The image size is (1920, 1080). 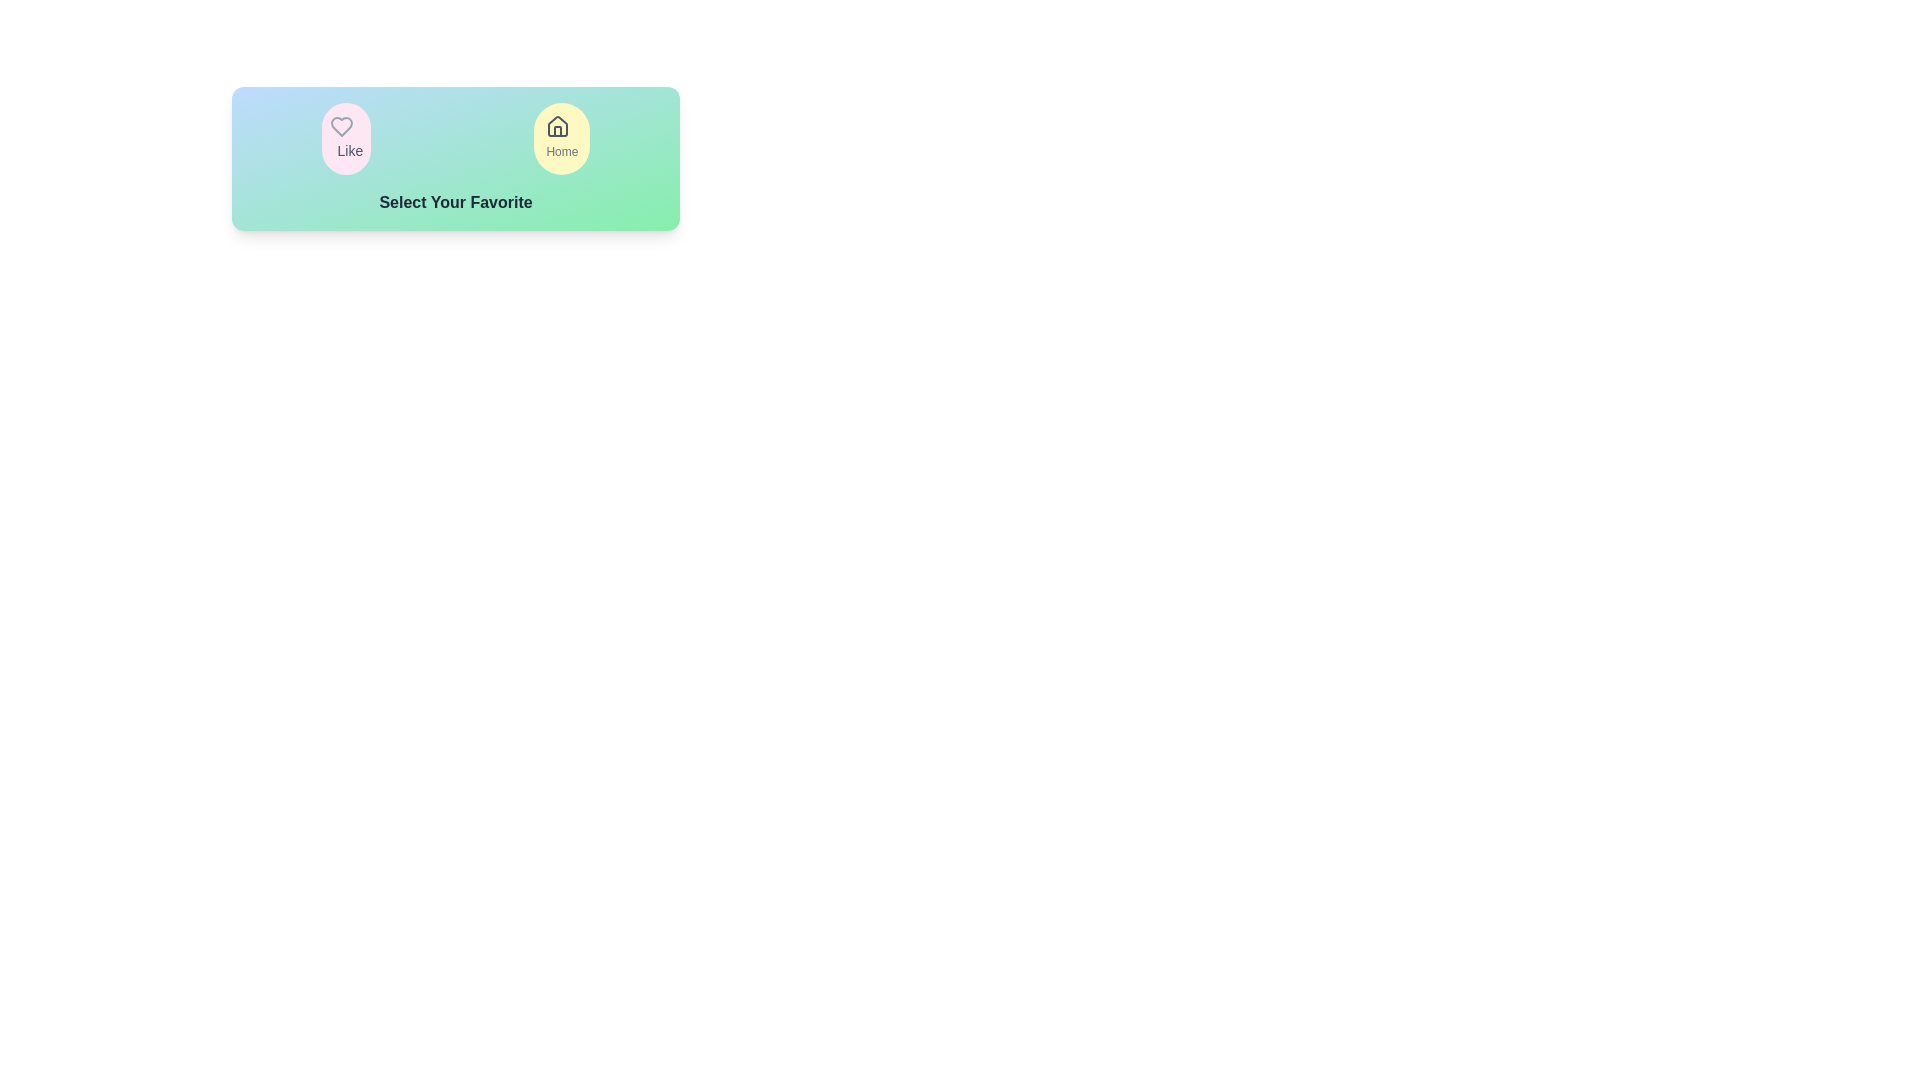 I want to click on the 'Like' text label, which is located beneath the heart-shaped icon in a rounded button on the left side of a horizontal arrangement, so click(x=350, y=149).